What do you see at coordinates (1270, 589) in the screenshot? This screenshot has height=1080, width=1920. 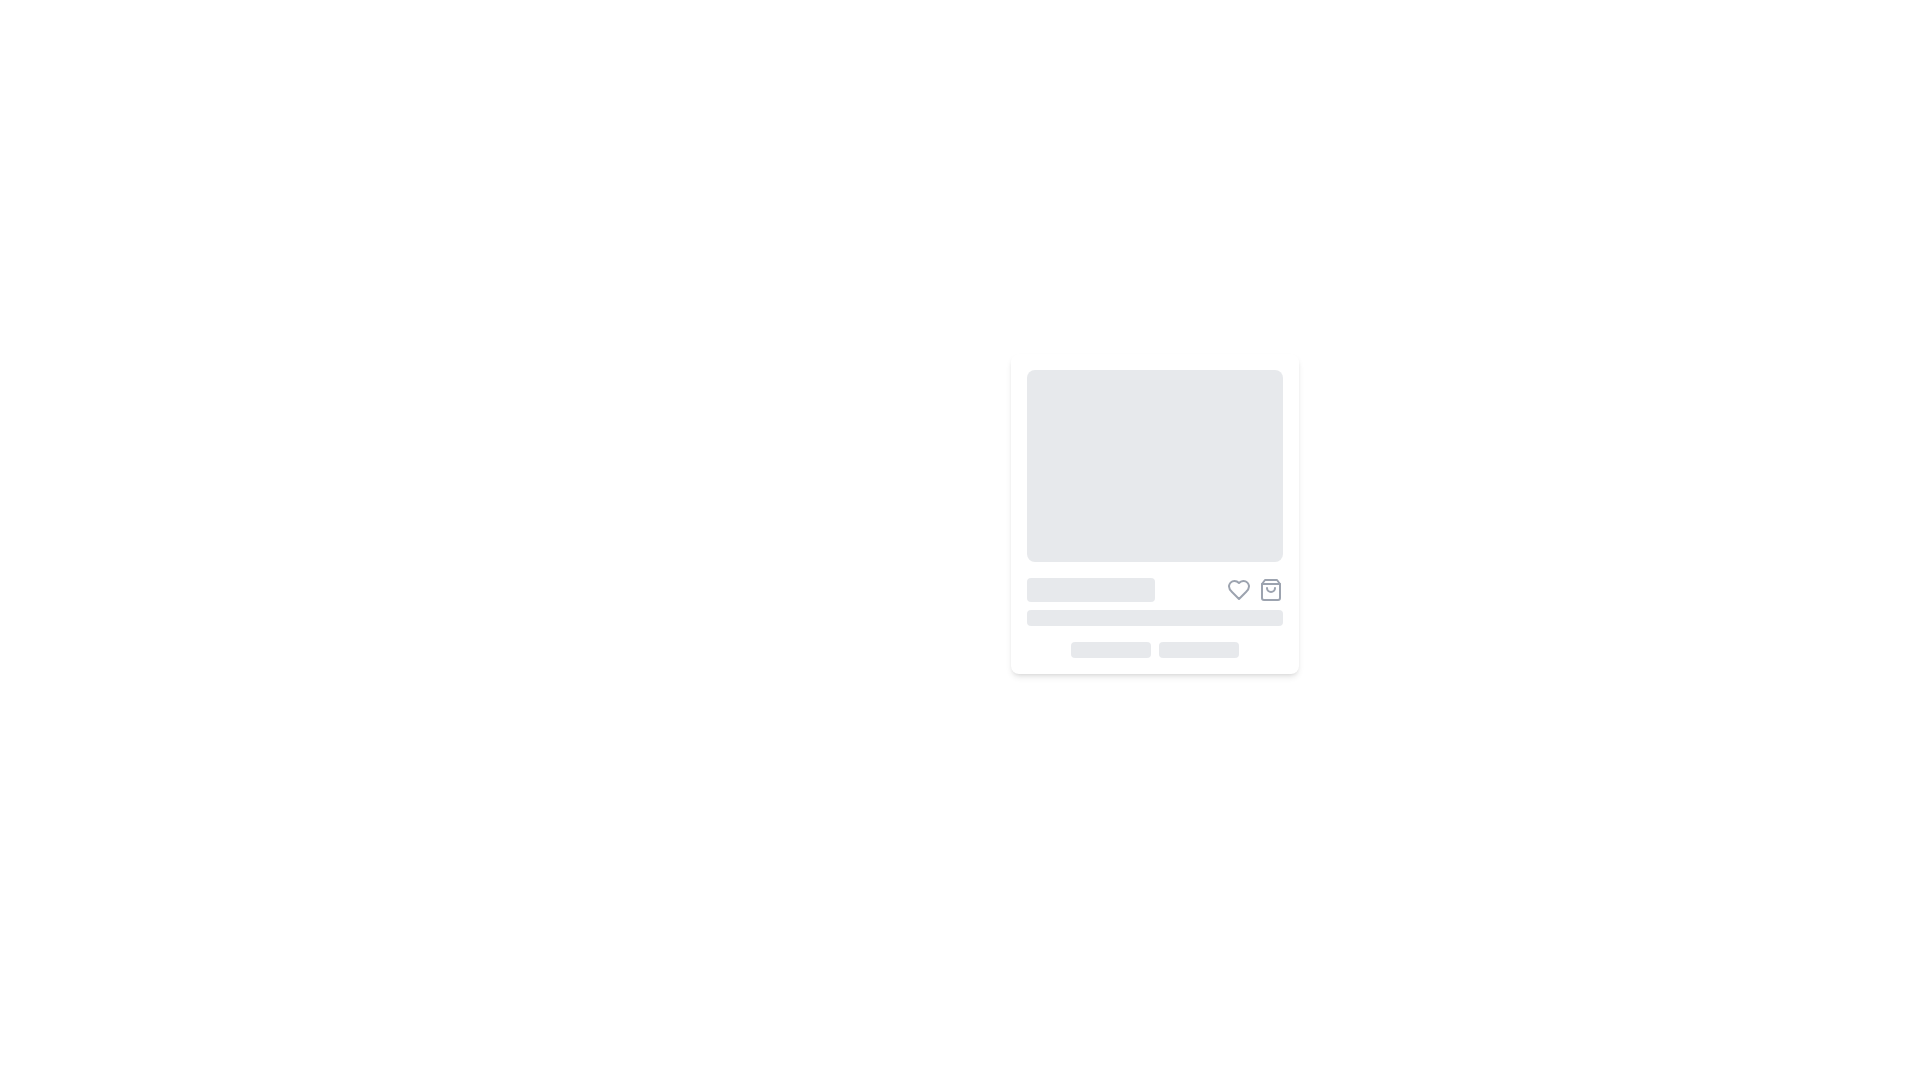 I see `the shopping-related SVG icon located at the bottom-right of the card component, adjacent to the heart icon` at bounding box center [1270, 589].